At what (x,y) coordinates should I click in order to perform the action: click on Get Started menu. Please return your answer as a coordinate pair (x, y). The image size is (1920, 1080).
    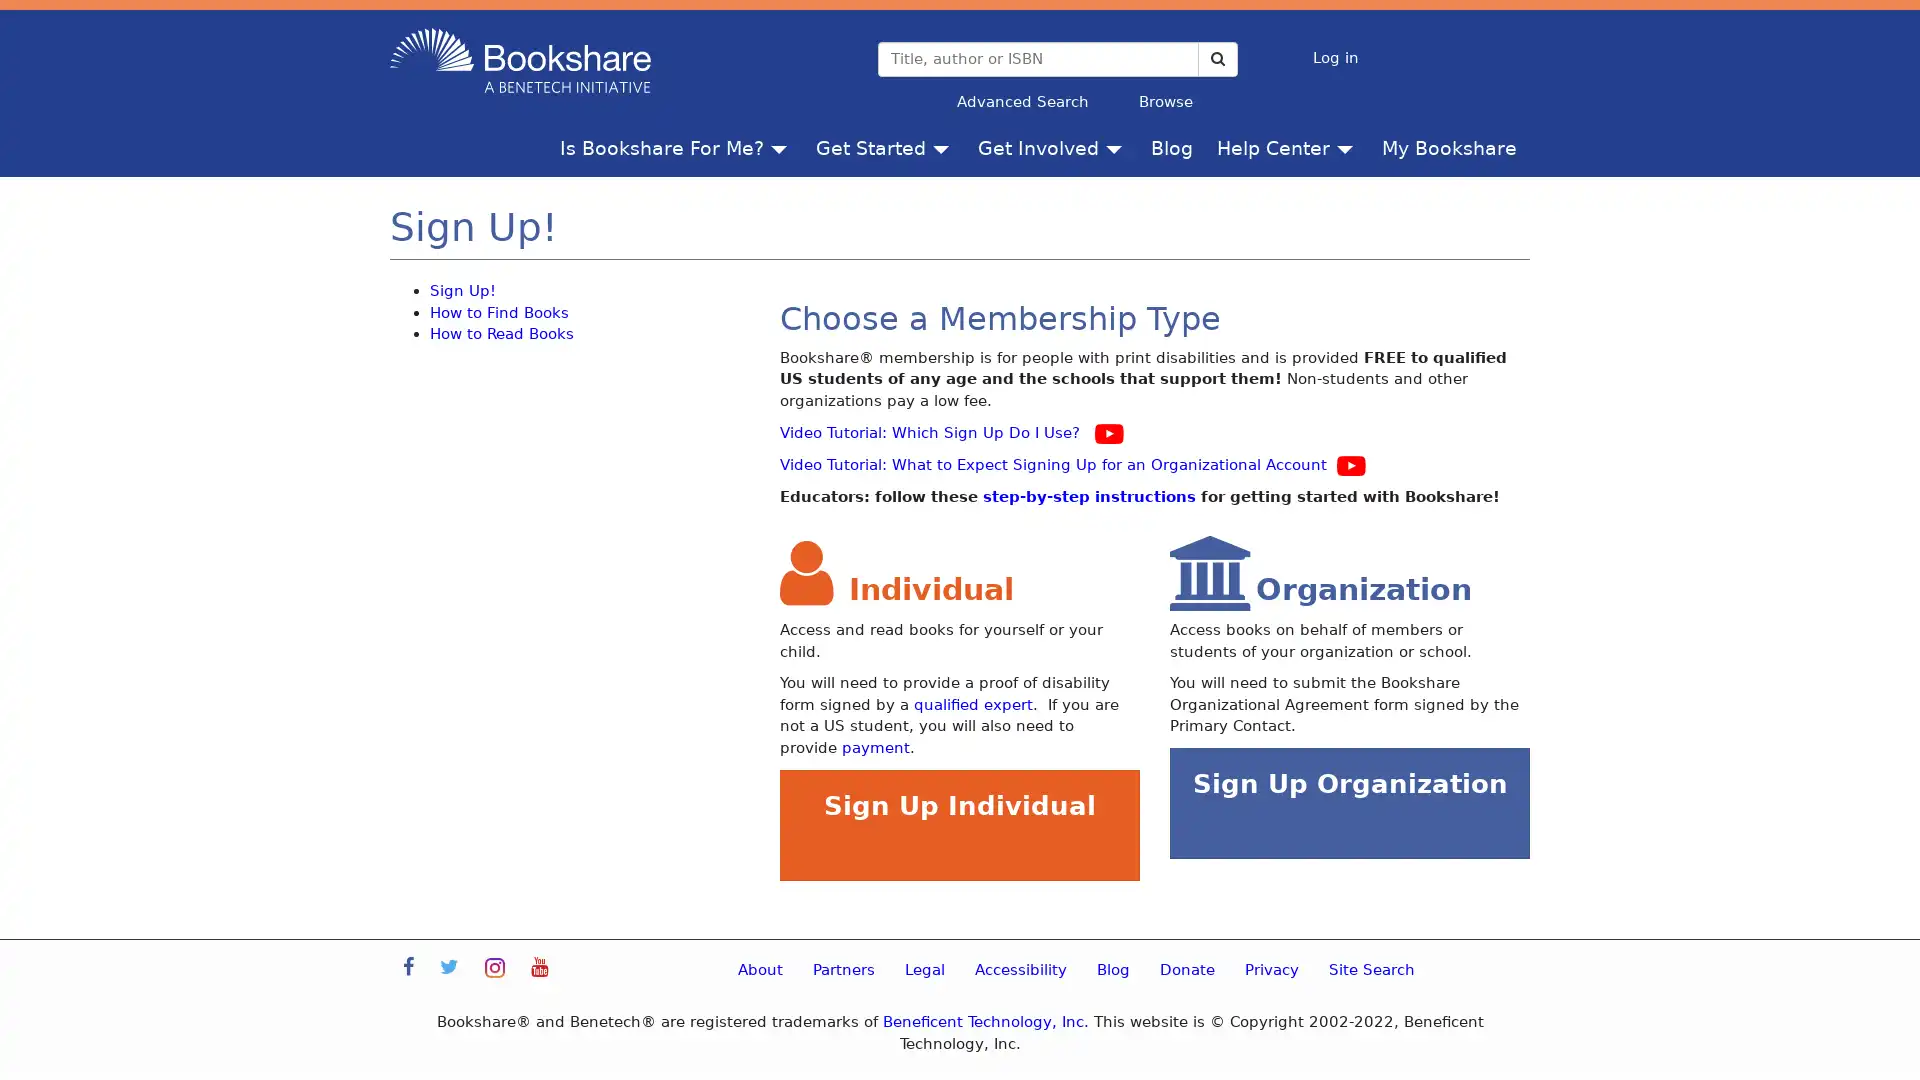
    Looking at the image, I should click on (944, 146).